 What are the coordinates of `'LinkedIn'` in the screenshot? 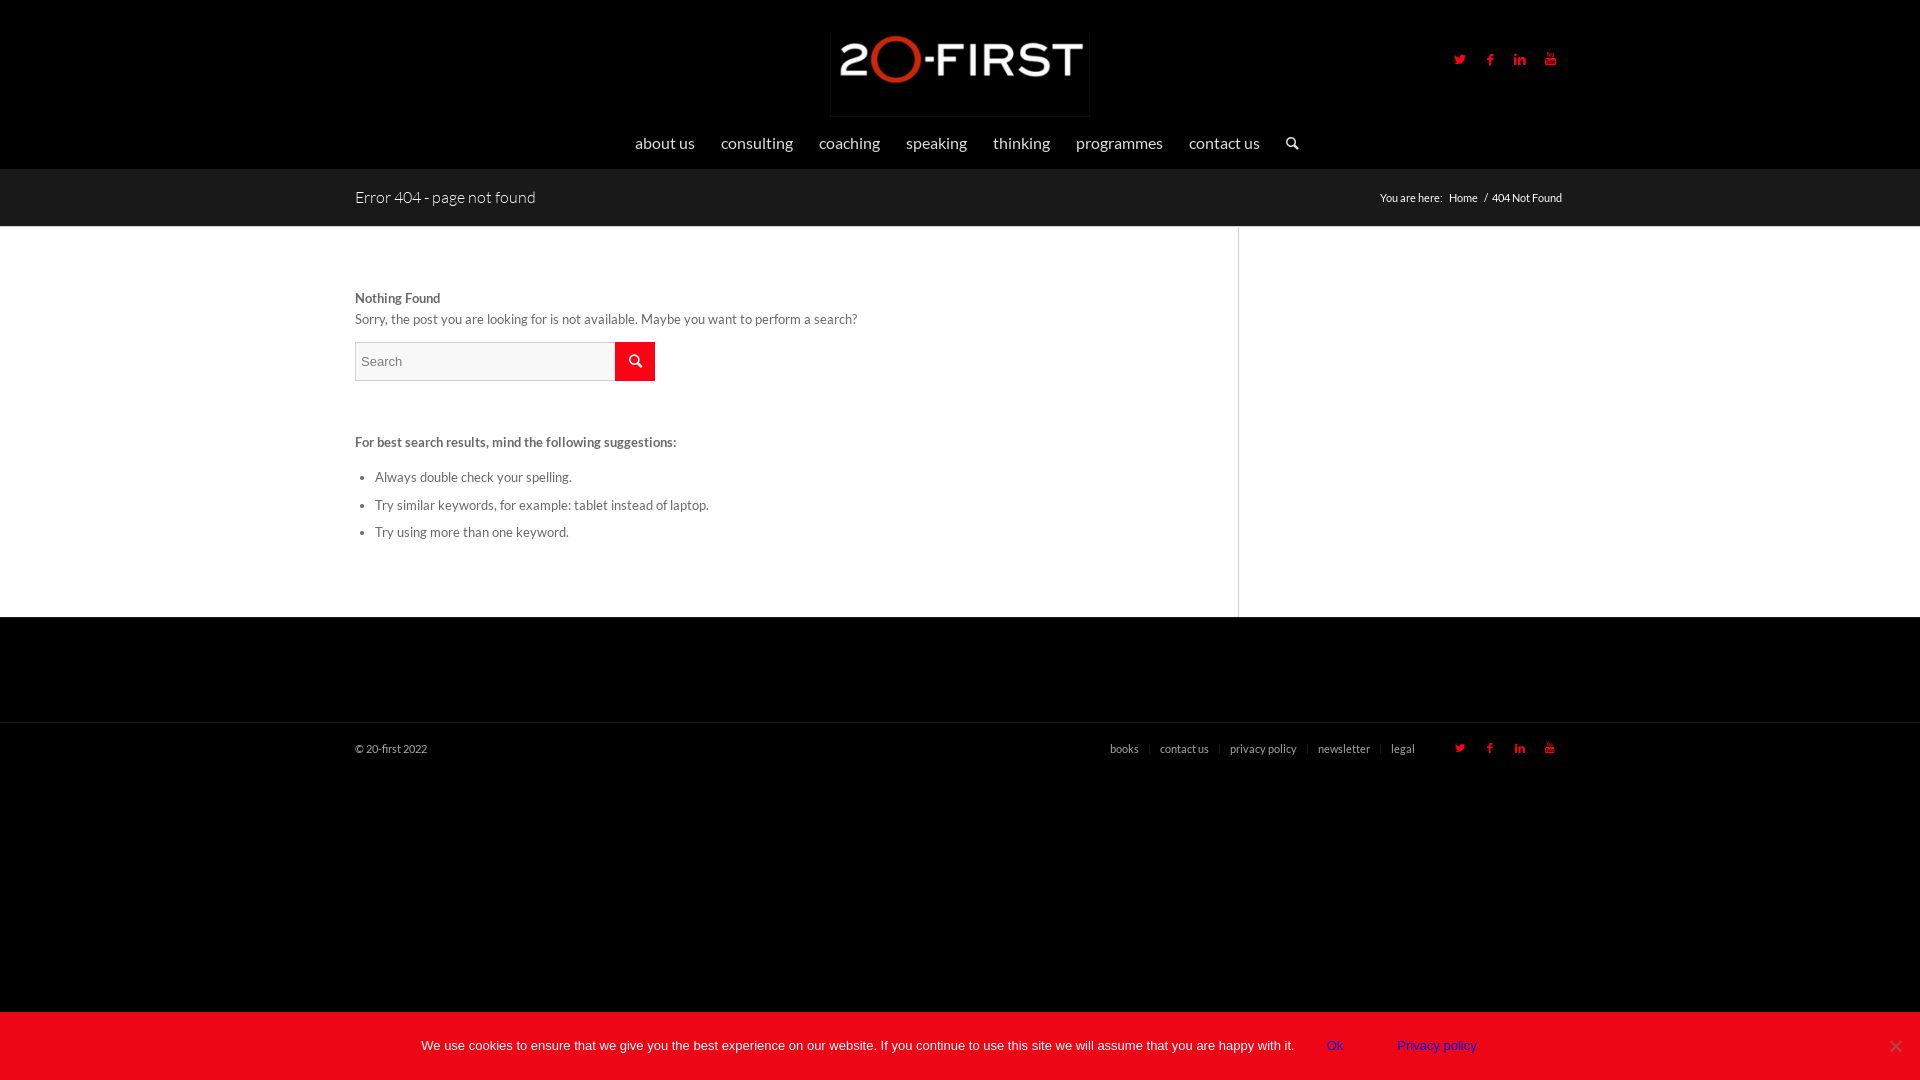 It's located at (1520, 57).